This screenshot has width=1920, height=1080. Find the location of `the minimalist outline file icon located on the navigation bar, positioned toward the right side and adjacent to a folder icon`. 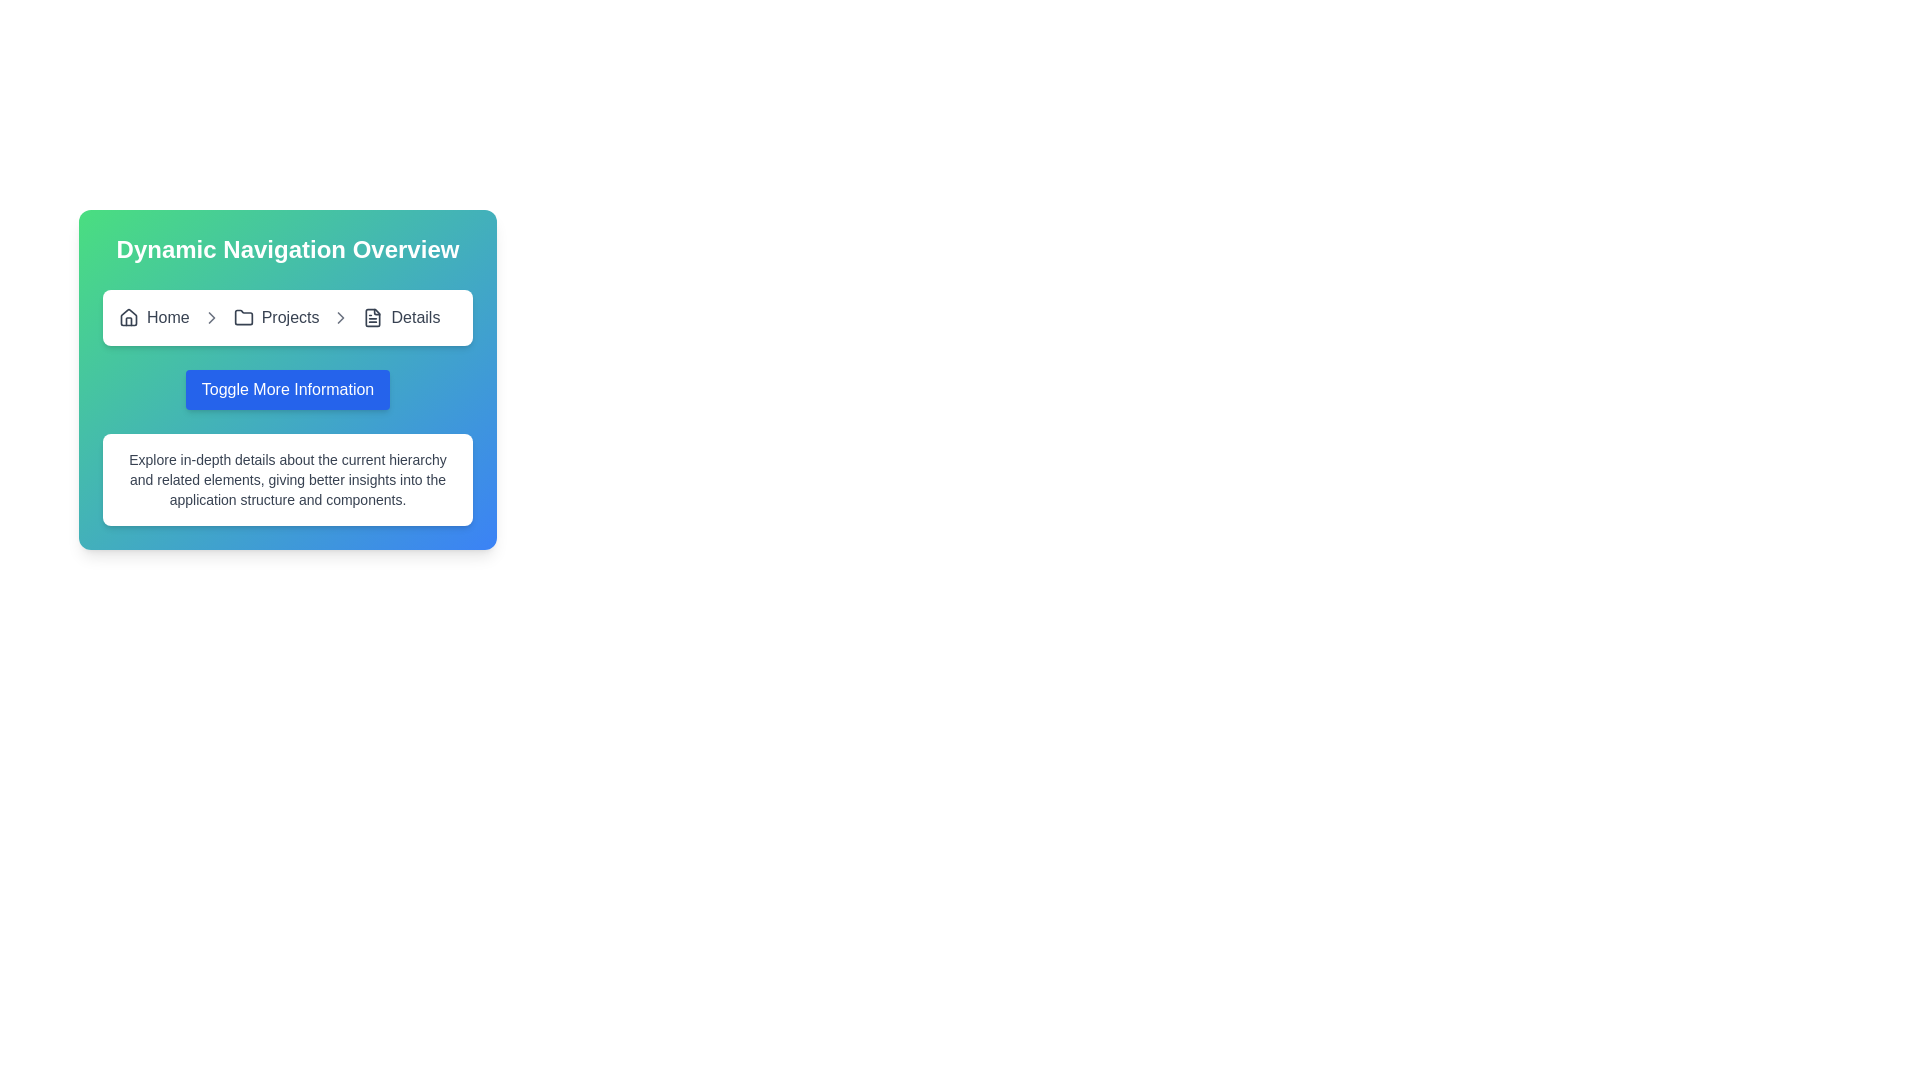

the minimalist outline file icon located on the navigation bar, positioned toward the right side and adjacent to a folder icon is located at coordinates (373, 316).